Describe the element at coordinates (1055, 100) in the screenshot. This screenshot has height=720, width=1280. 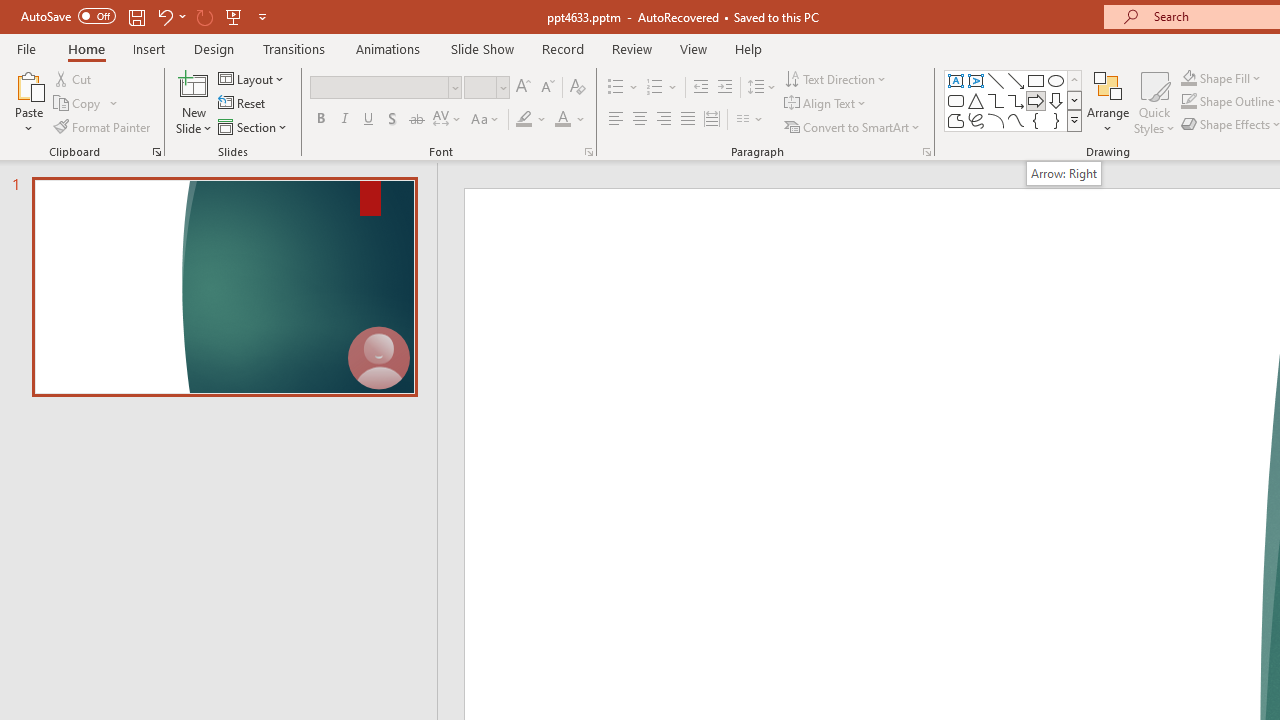
I see `'Arrow: Down'` at that location.